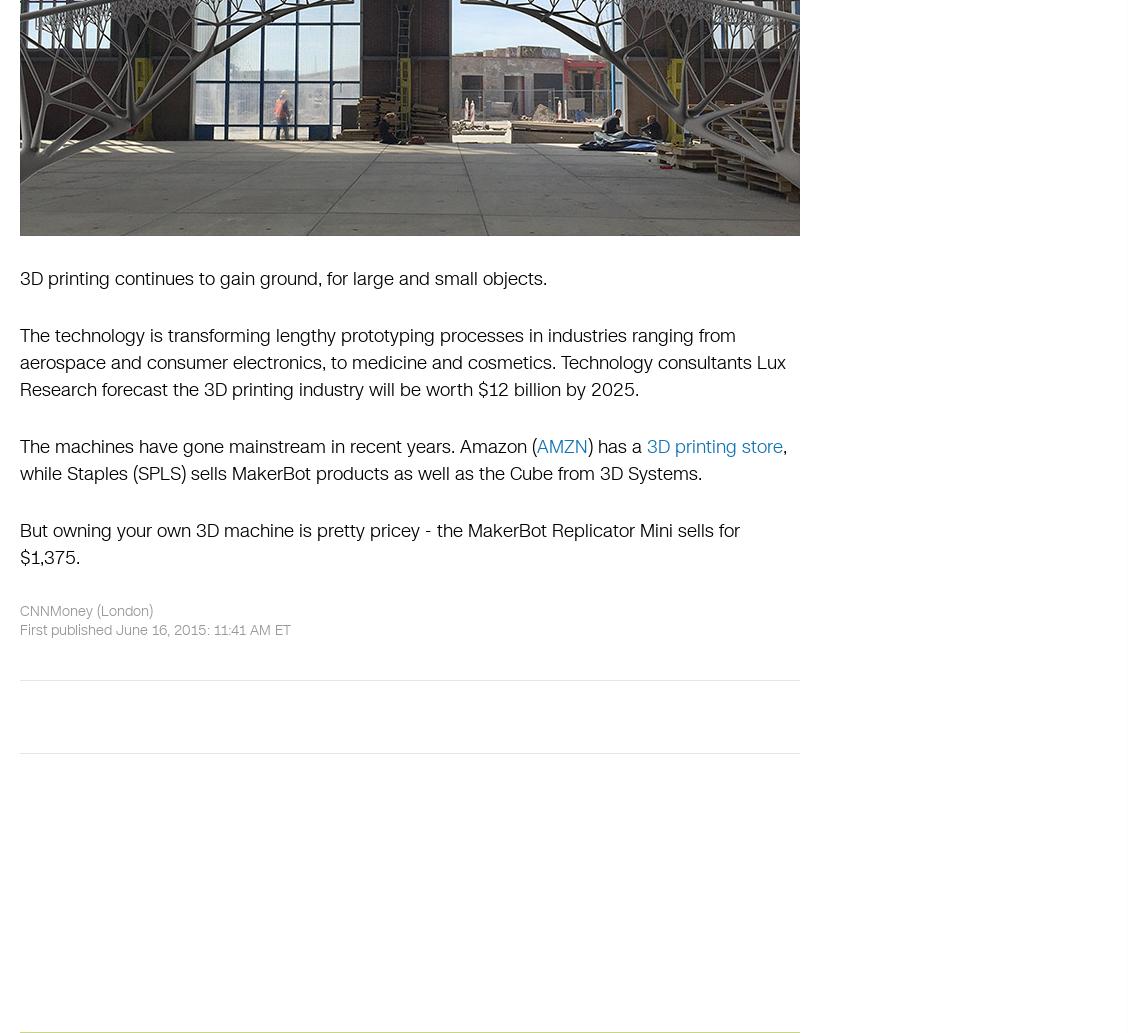 The width and height of the screenshot is (1140, 1033). Describe the element at coordinates (402, 460) in the screenshot. I see `', while'` at that location.